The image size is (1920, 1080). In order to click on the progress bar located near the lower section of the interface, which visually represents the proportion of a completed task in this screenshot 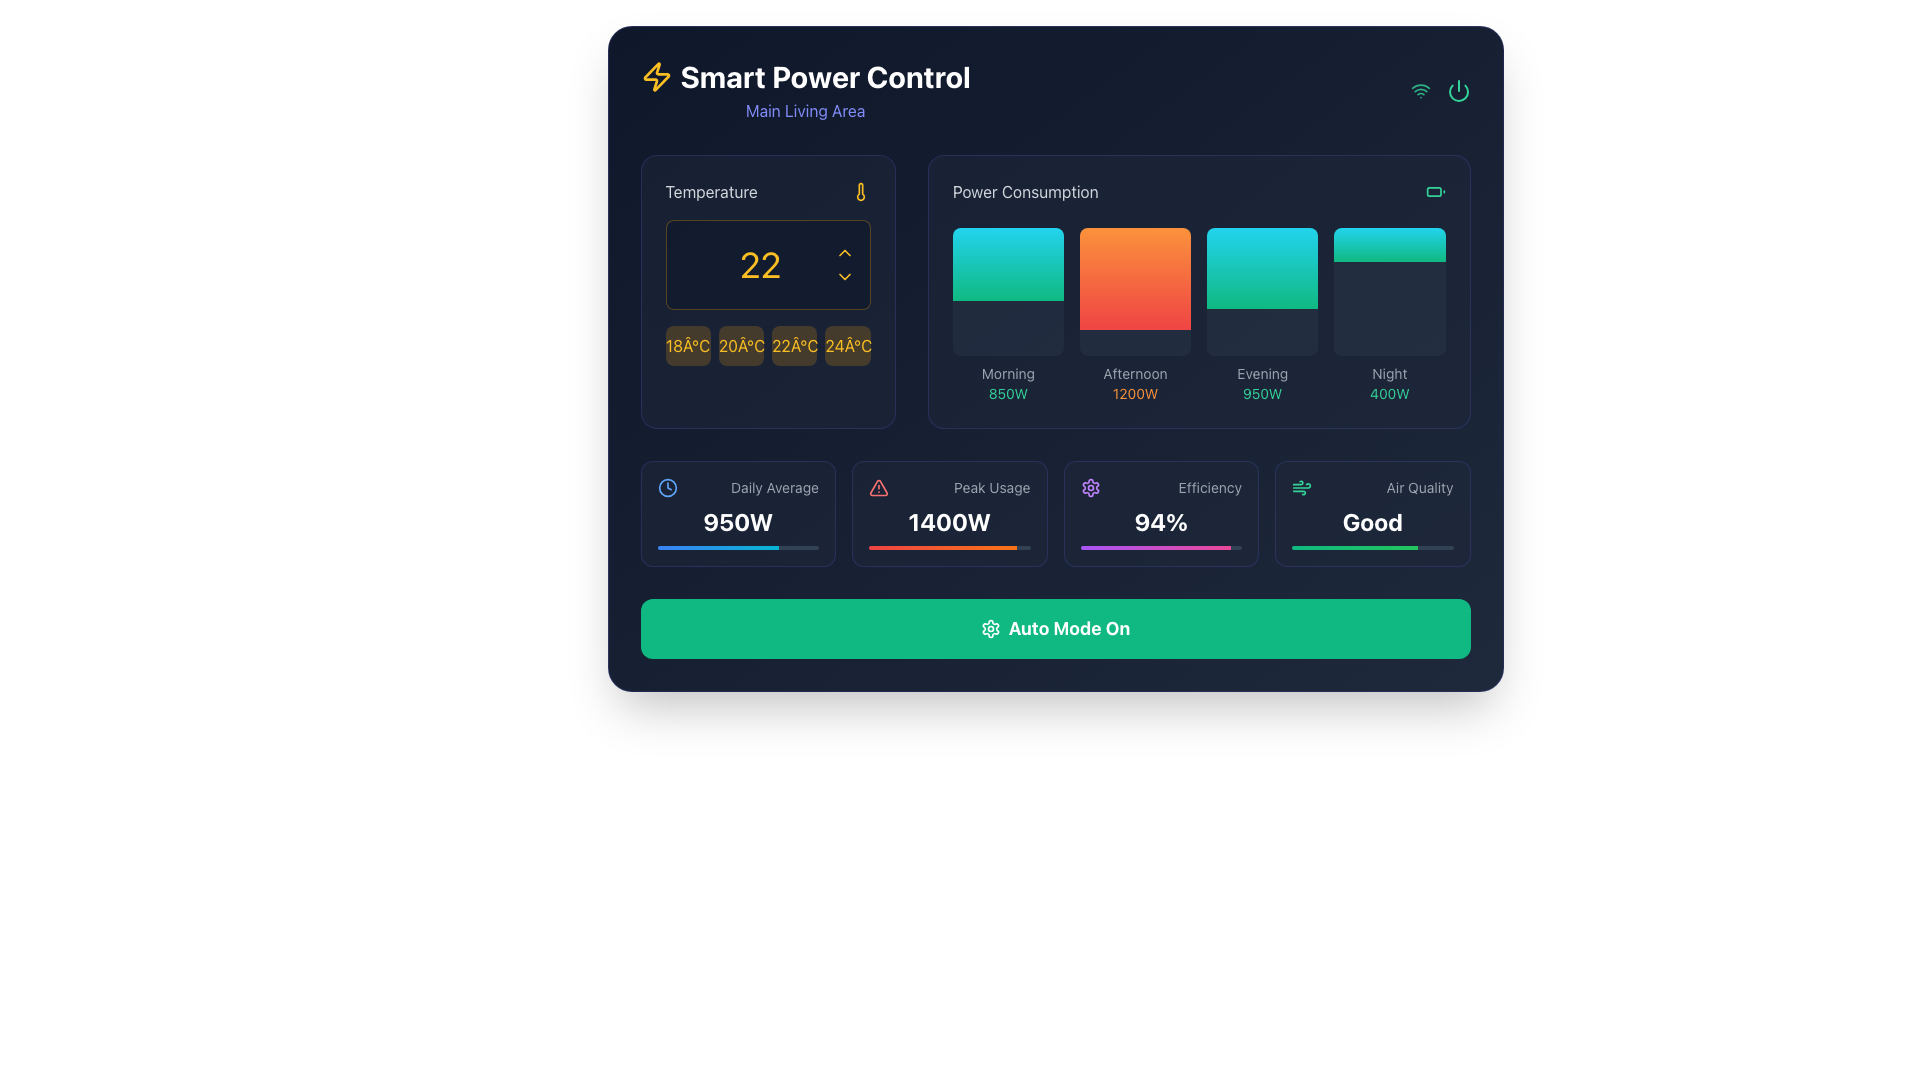, I will do `click(1155, 547)`.